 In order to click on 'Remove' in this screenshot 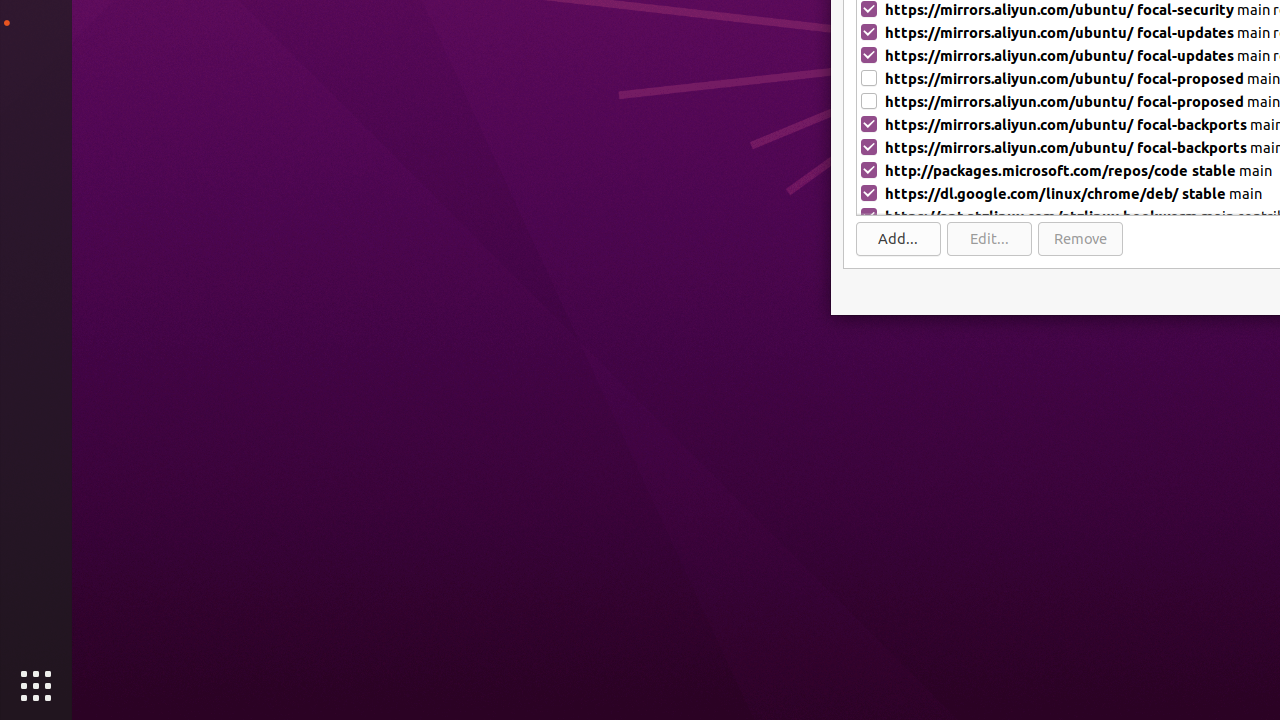, I will do `click(1079, 237)`.